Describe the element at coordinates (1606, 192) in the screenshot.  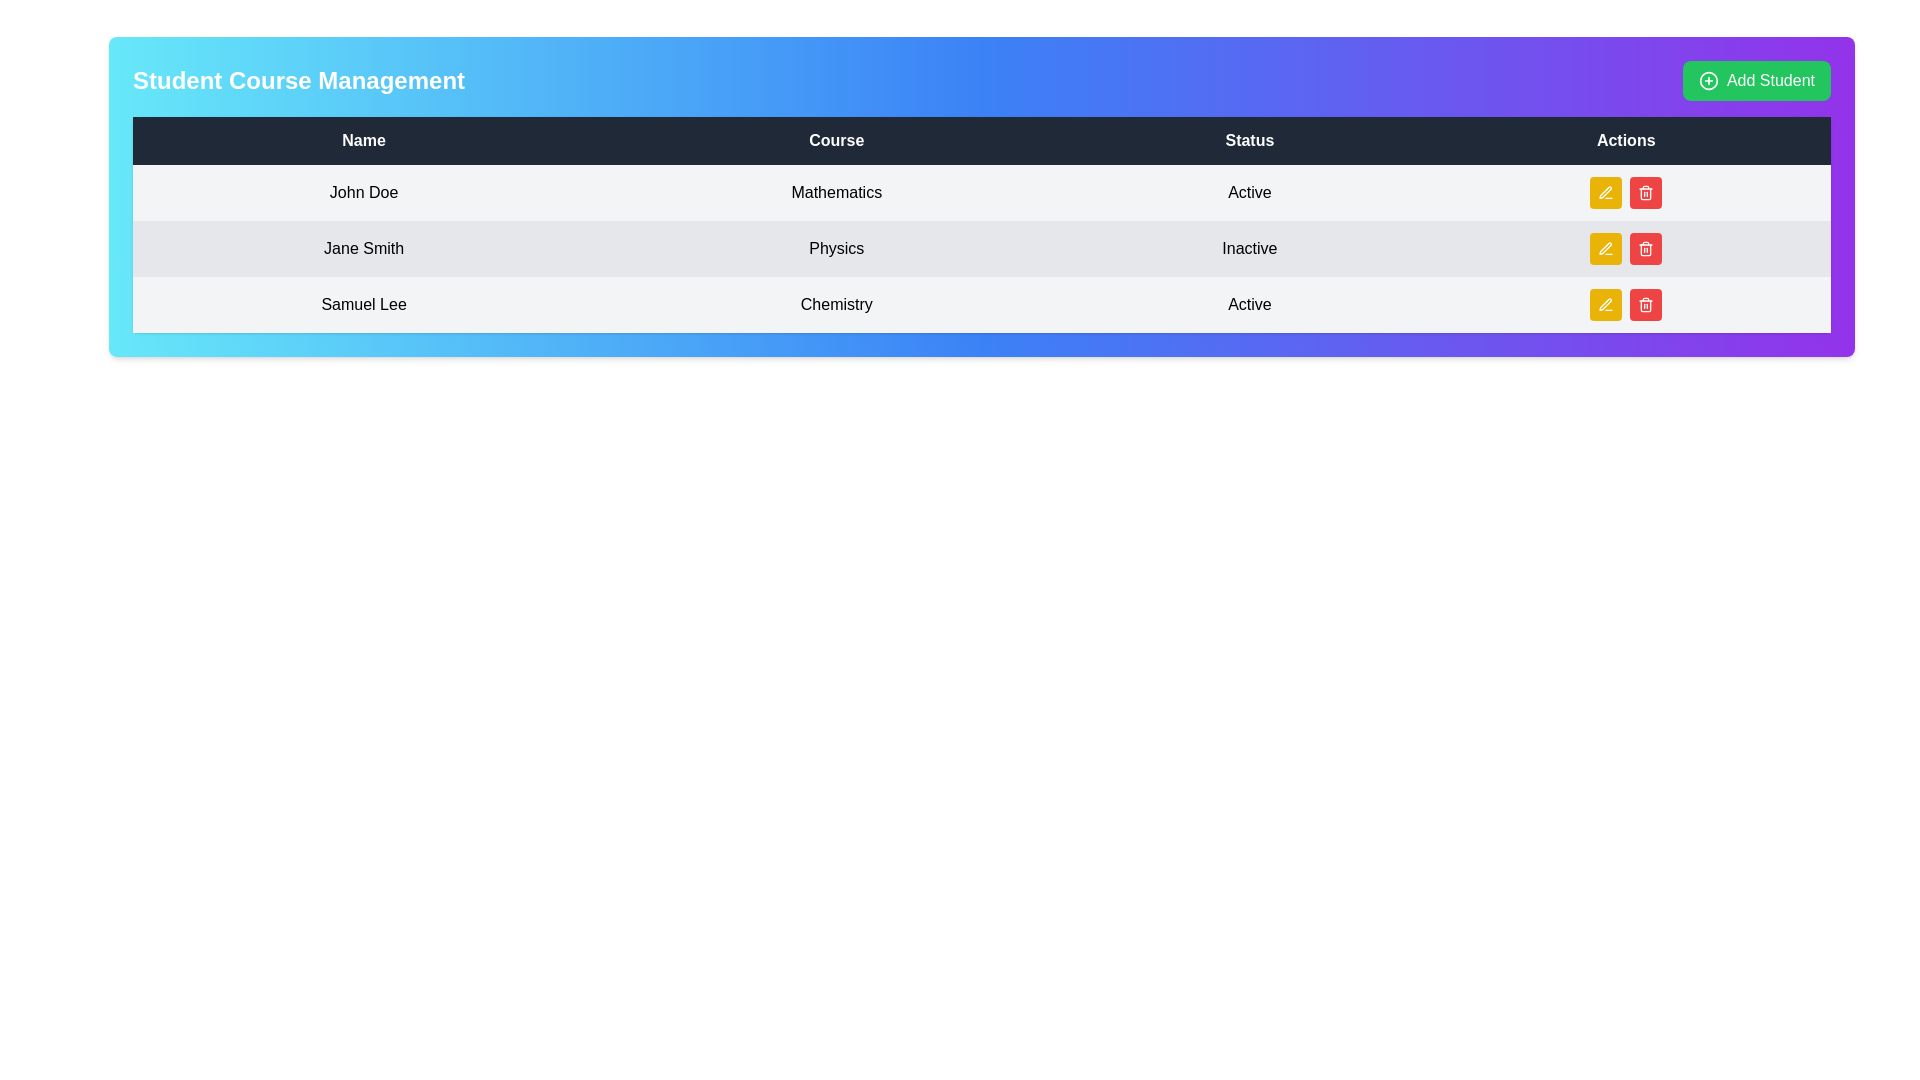
I see `the leftmost edit icon button located in the third row of the 'Actions' column in the table` at that location.